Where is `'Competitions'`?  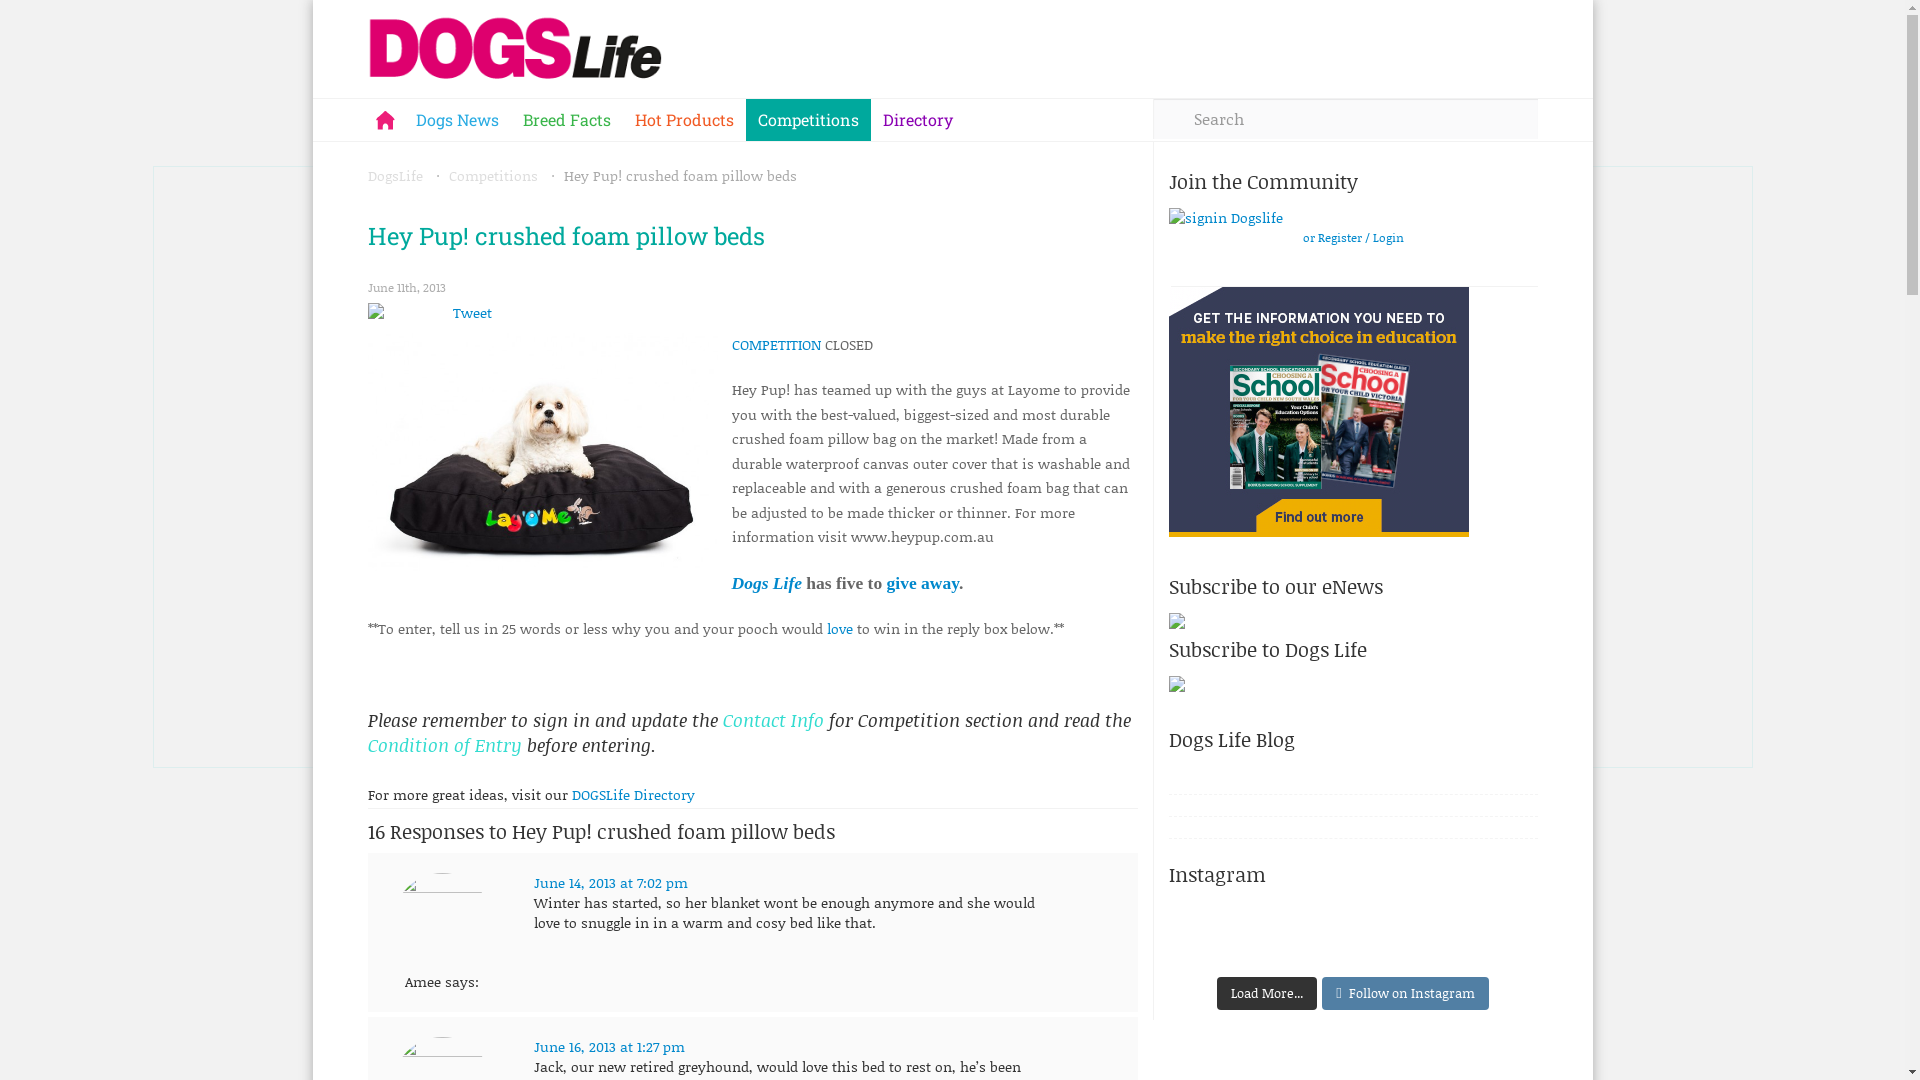 'Competitions' is located at coordinates (446, 174).